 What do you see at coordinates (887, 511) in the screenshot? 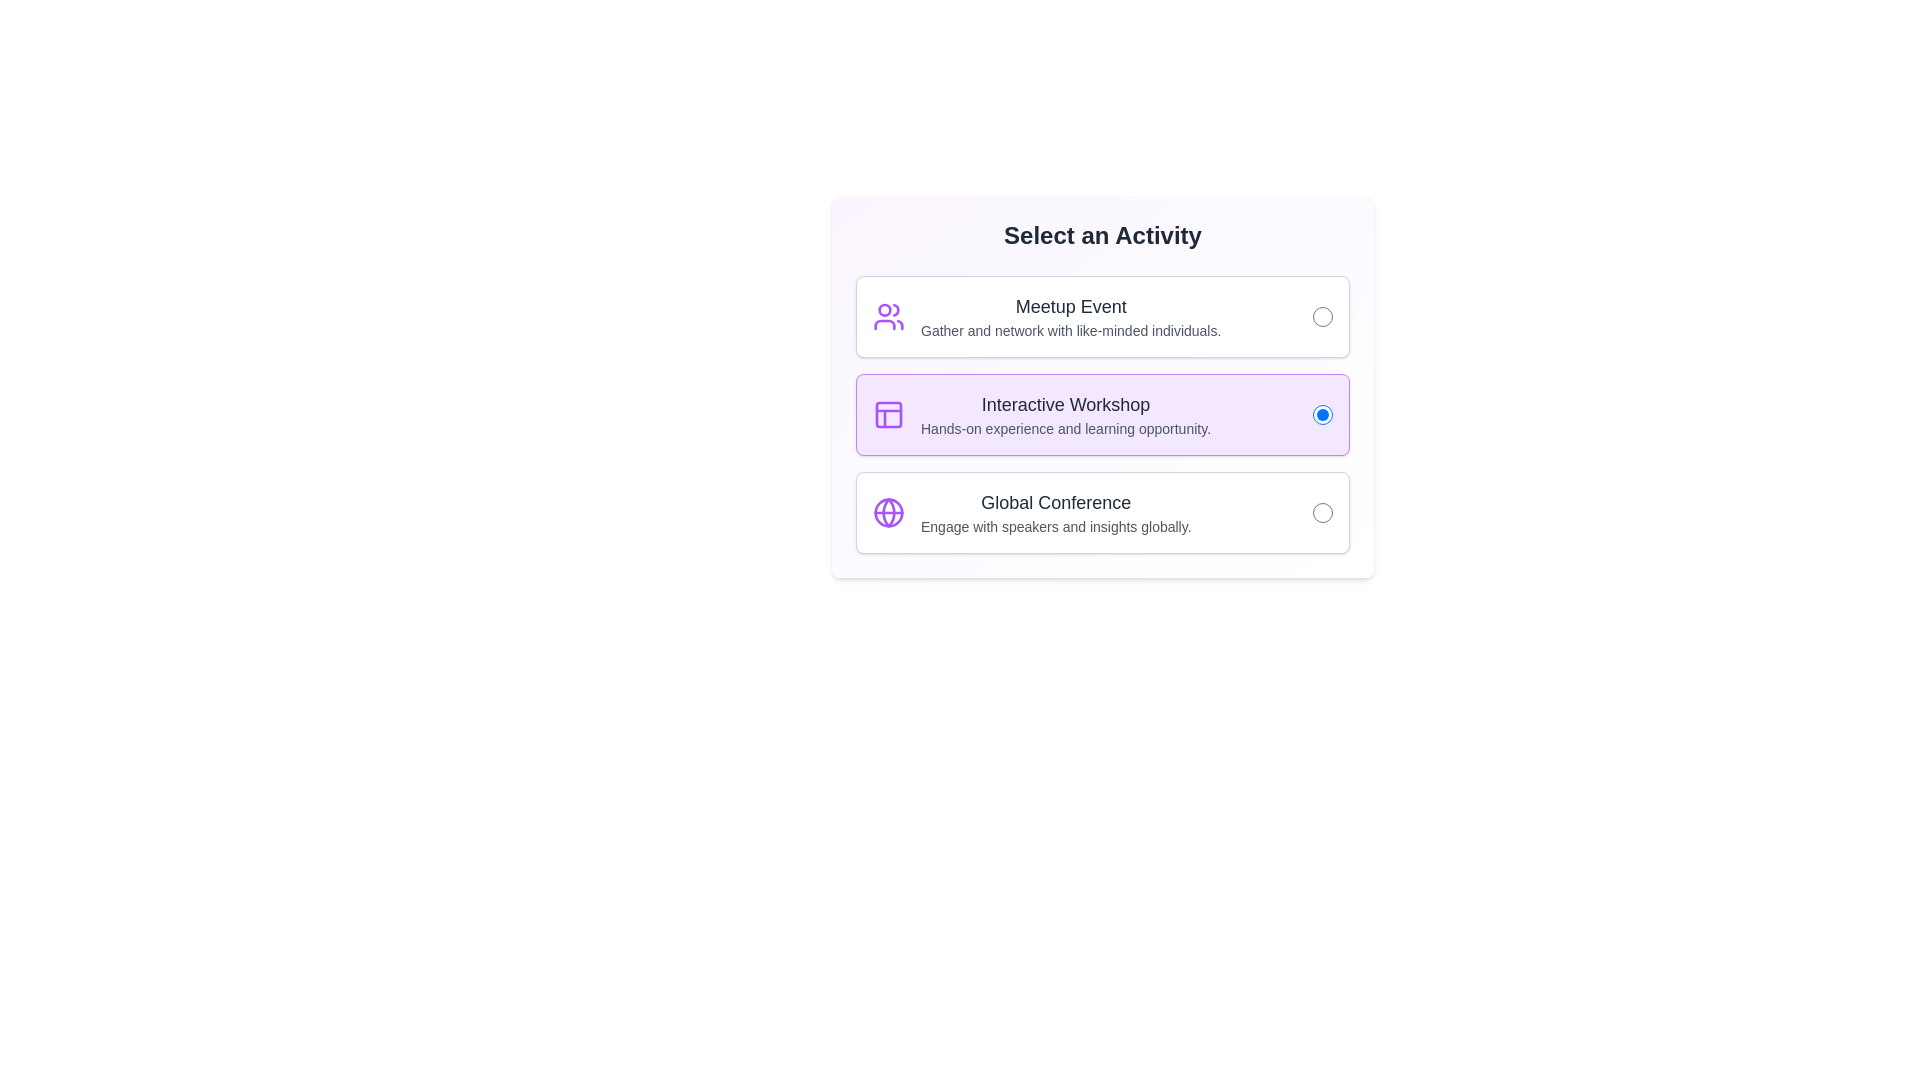
I see `the circular outline of the globe-like shape styled with a purple stroke color, which represents the 'Global Conference' option in the vertical list of activities` at bounding box center [887, 511].